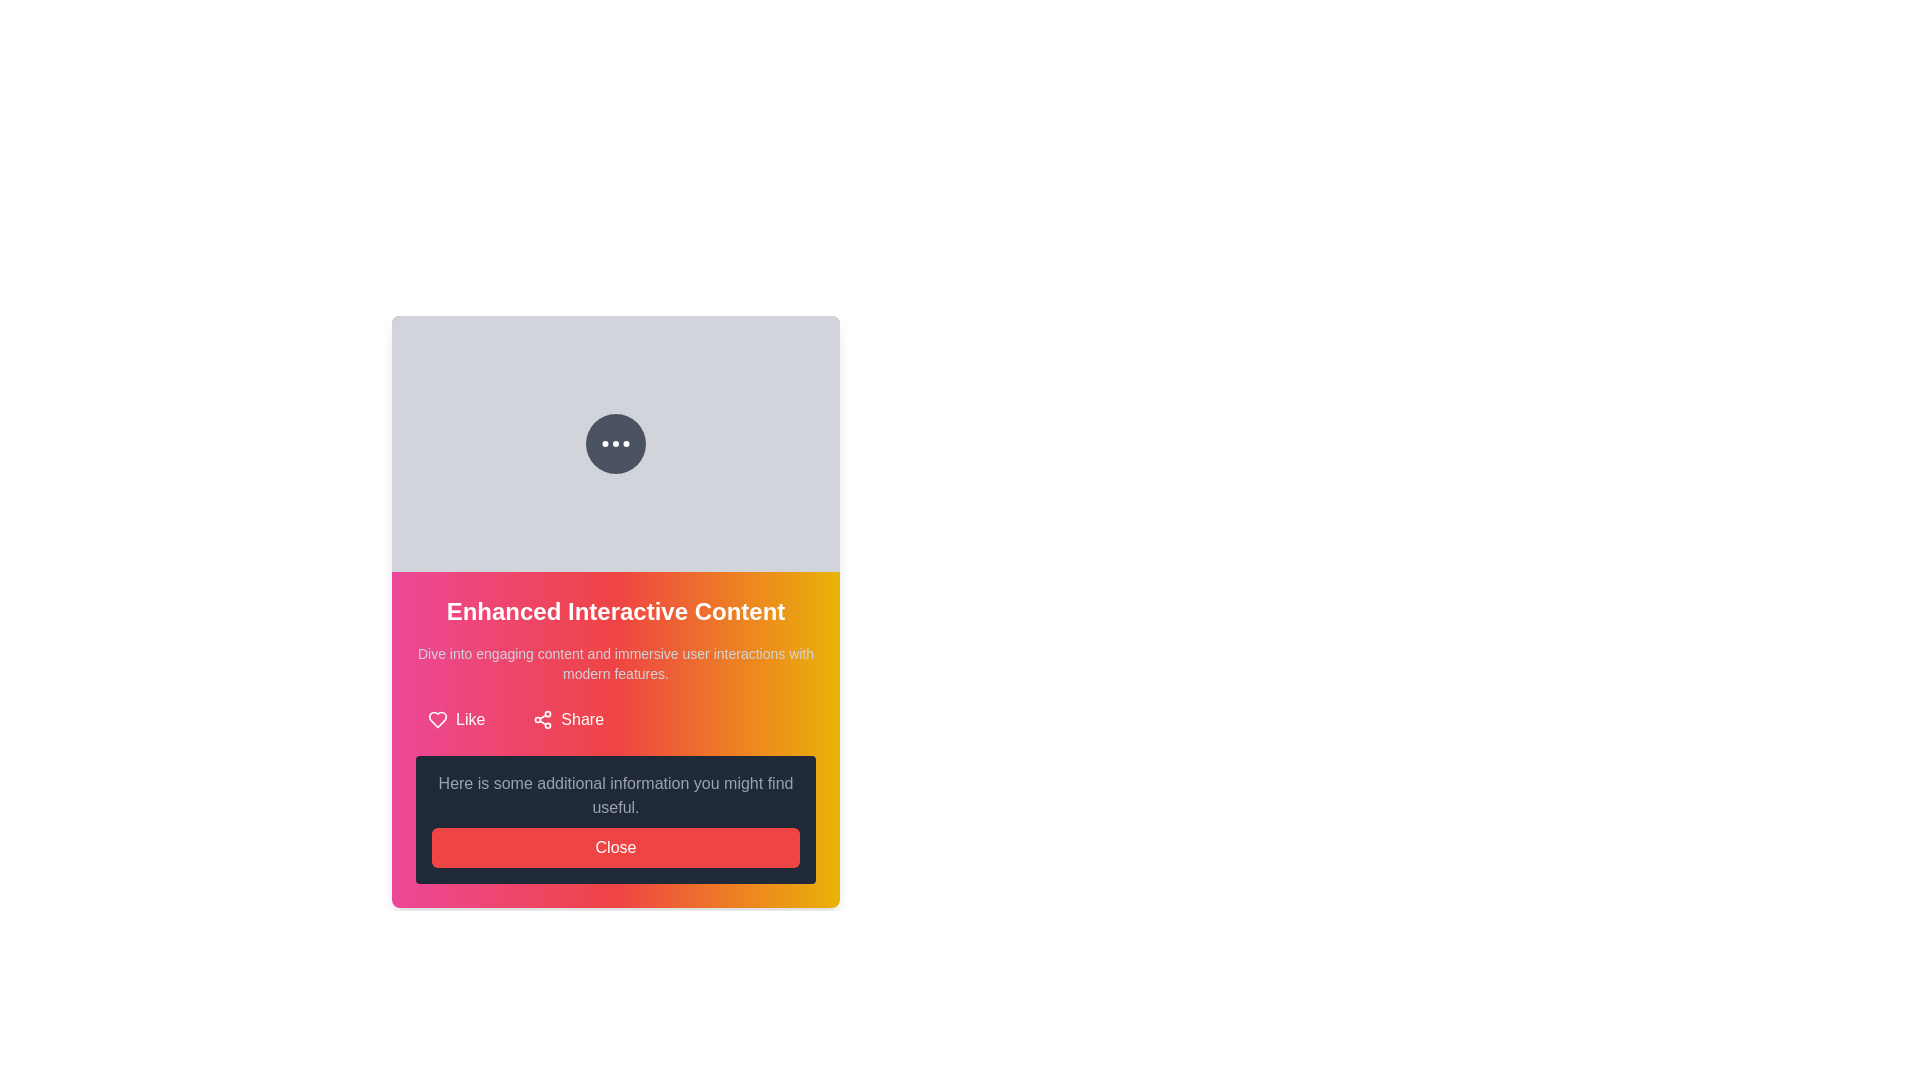 The height and width of the screenshot is (1080, 1920). Describe the element at coordinates (614, 663) in the screenshot. I see `the text block displaying the message 'Dive into engaging content and immersive user interactions with modern features' which is styled with a small font size and gray color, located below the title 'Enhanced Interactive Content'` at that location.